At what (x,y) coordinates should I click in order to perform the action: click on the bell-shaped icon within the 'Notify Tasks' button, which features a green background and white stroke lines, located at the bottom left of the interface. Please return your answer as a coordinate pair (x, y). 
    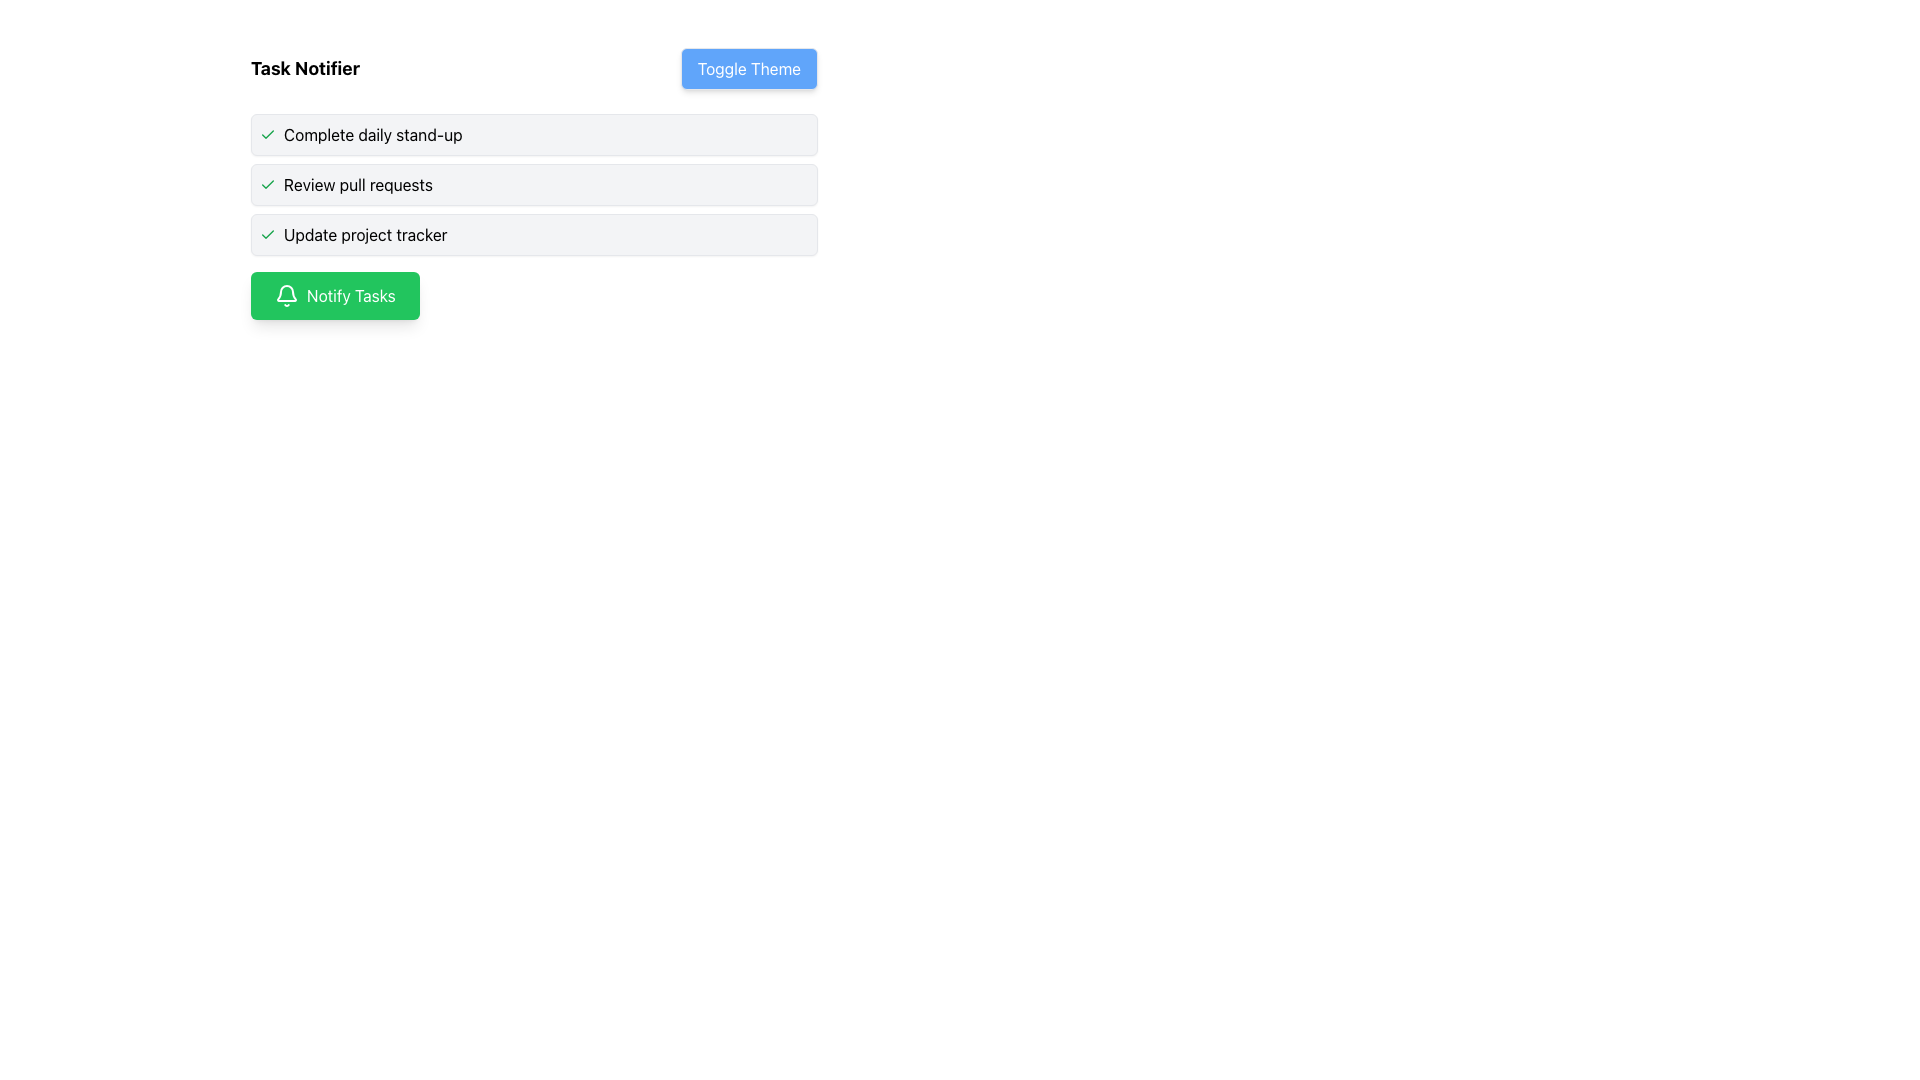
    Looking at the image, I should click on (286, 296).